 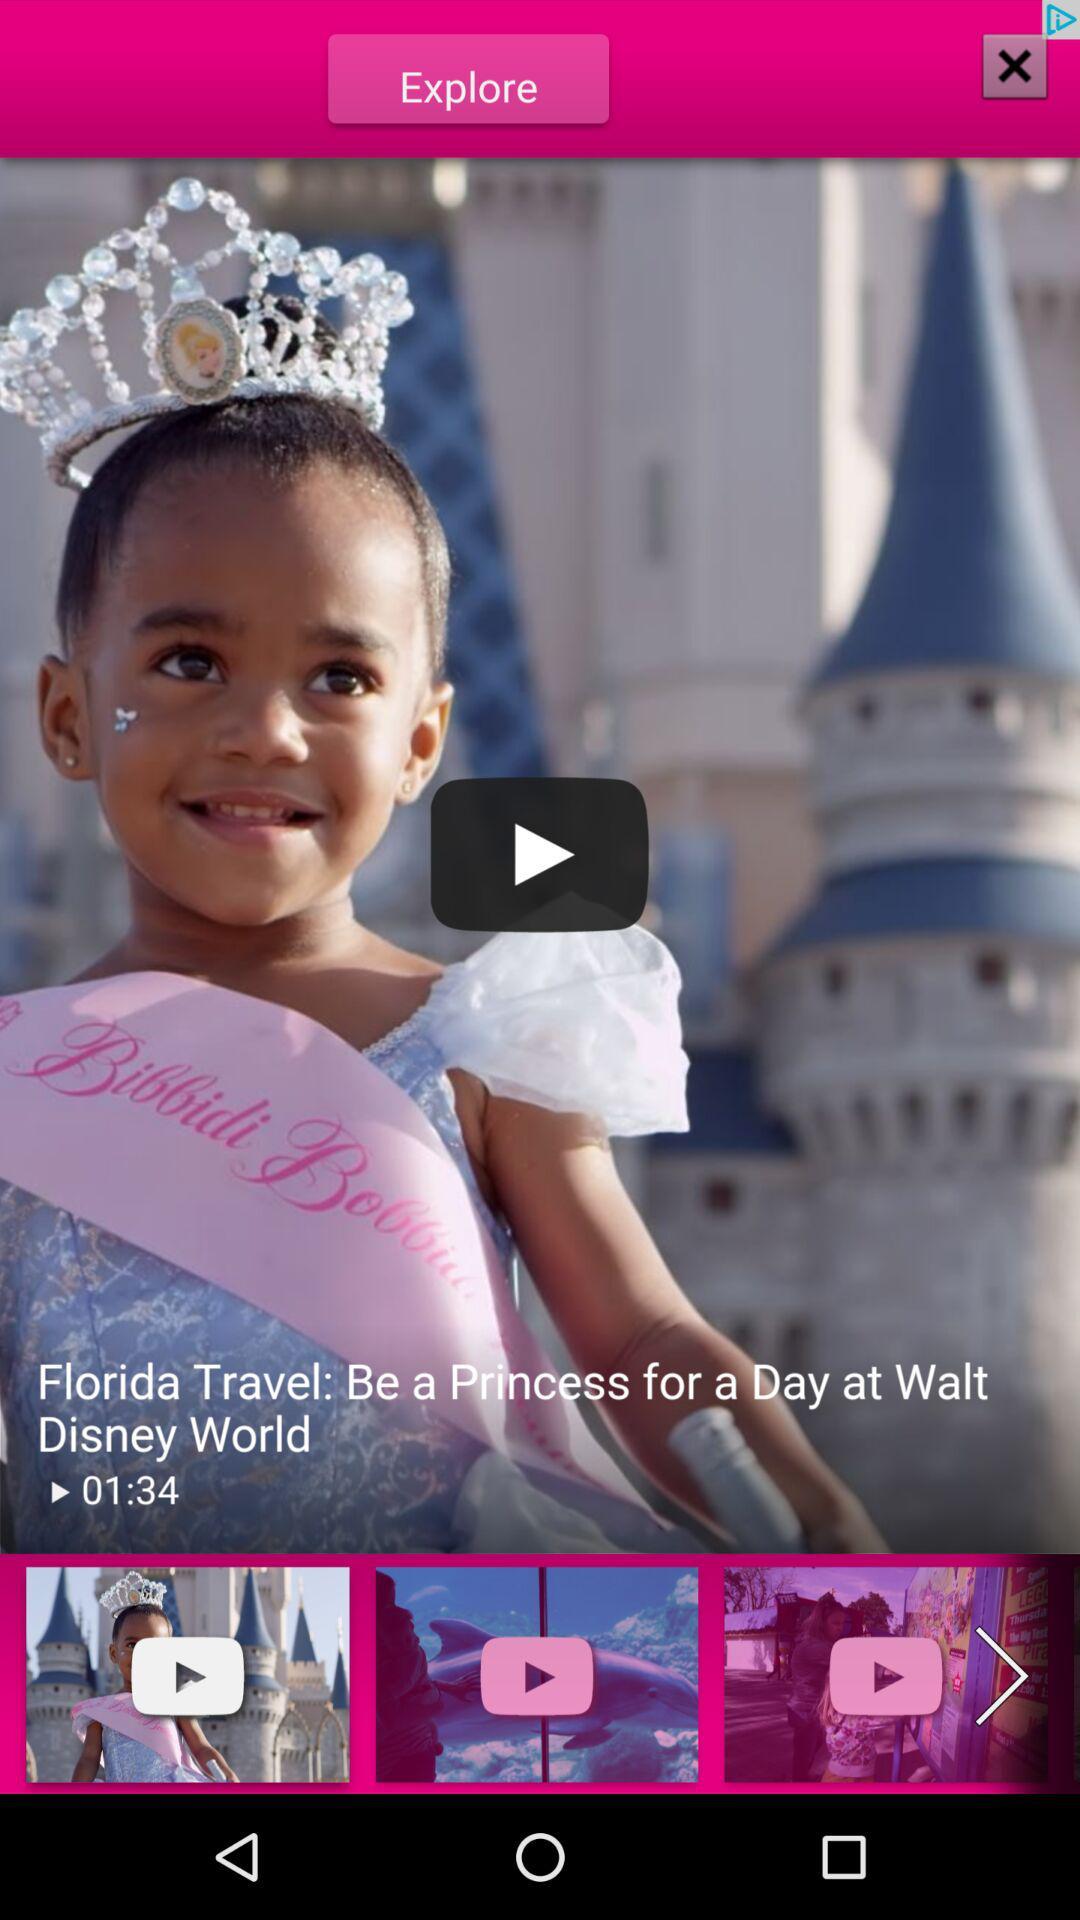 I want to click on the close icon, so click(x=1014, y=70).